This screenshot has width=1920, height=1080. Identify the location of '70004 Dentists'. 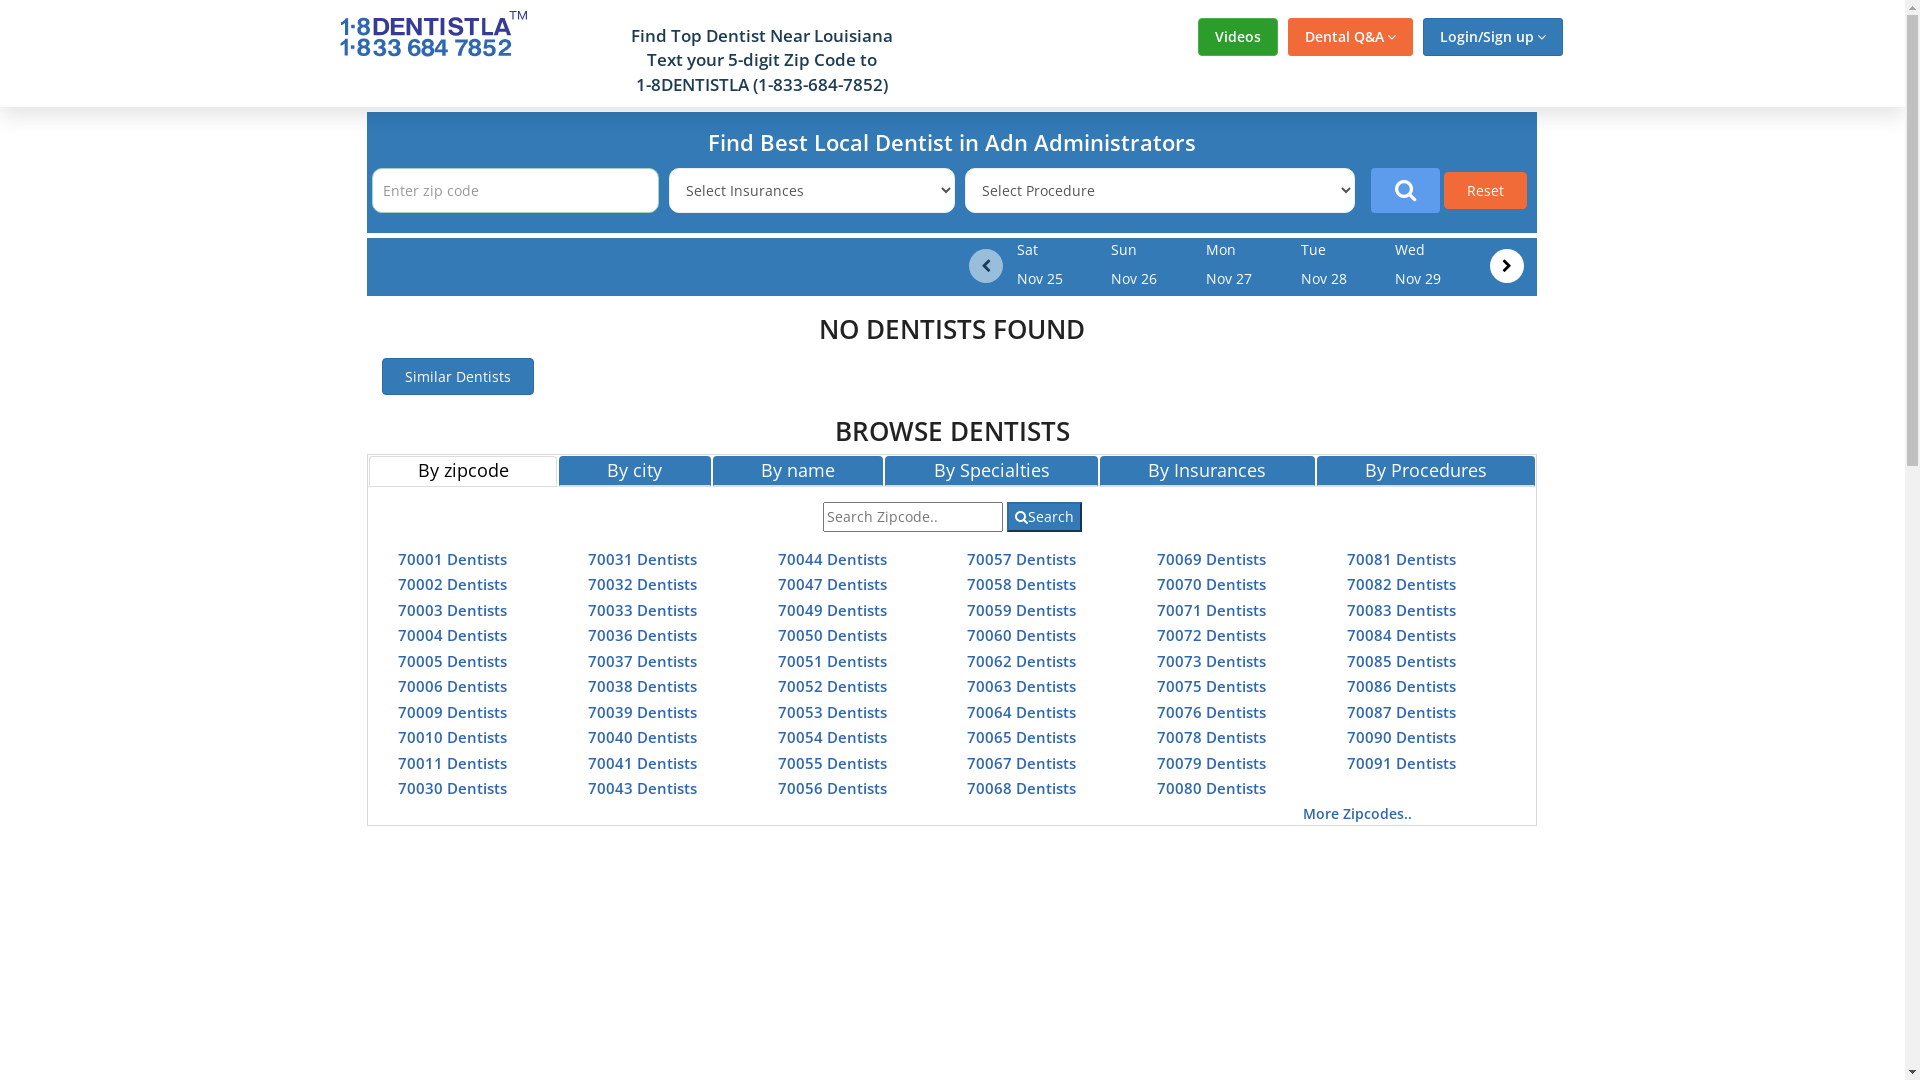
(398, 635).